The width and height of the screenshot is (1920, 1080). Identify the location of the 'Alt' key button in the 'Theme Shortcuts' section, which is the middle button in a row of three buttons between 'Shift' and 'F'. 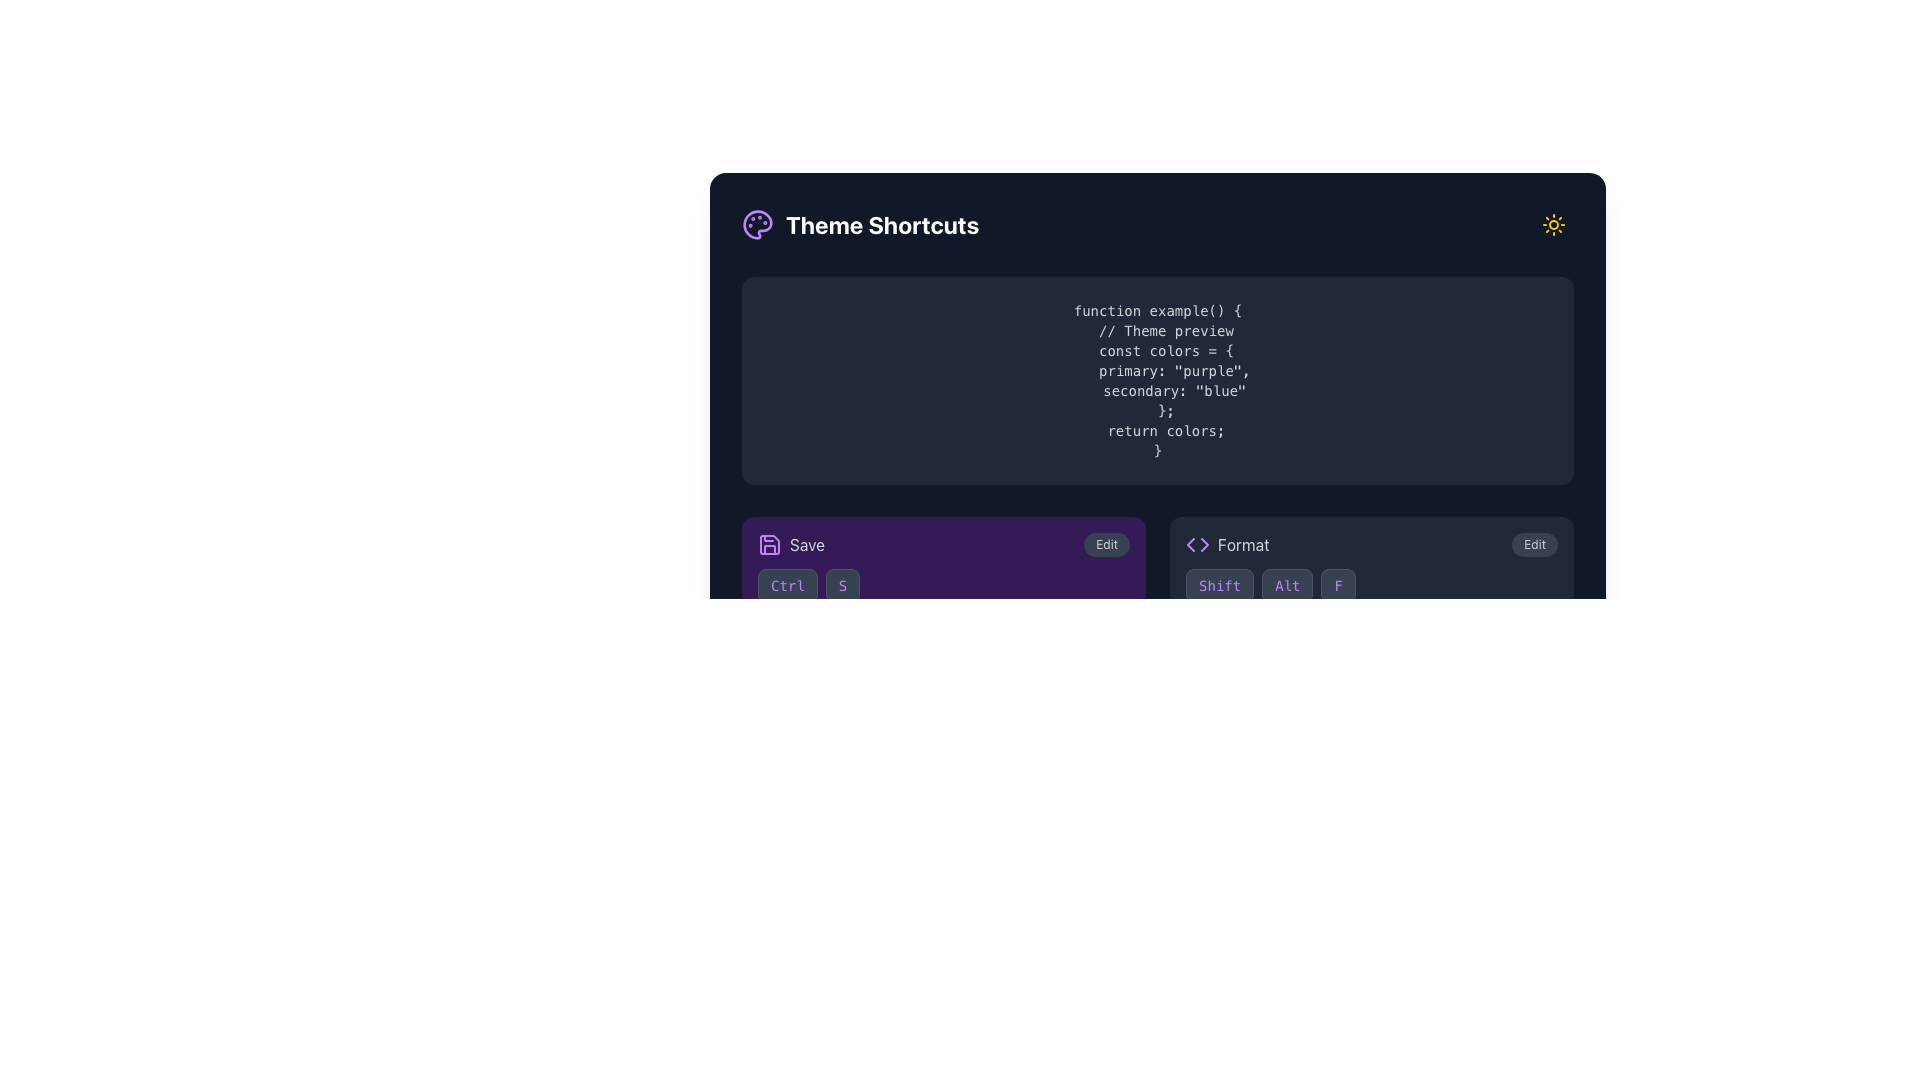
(1287, 585).